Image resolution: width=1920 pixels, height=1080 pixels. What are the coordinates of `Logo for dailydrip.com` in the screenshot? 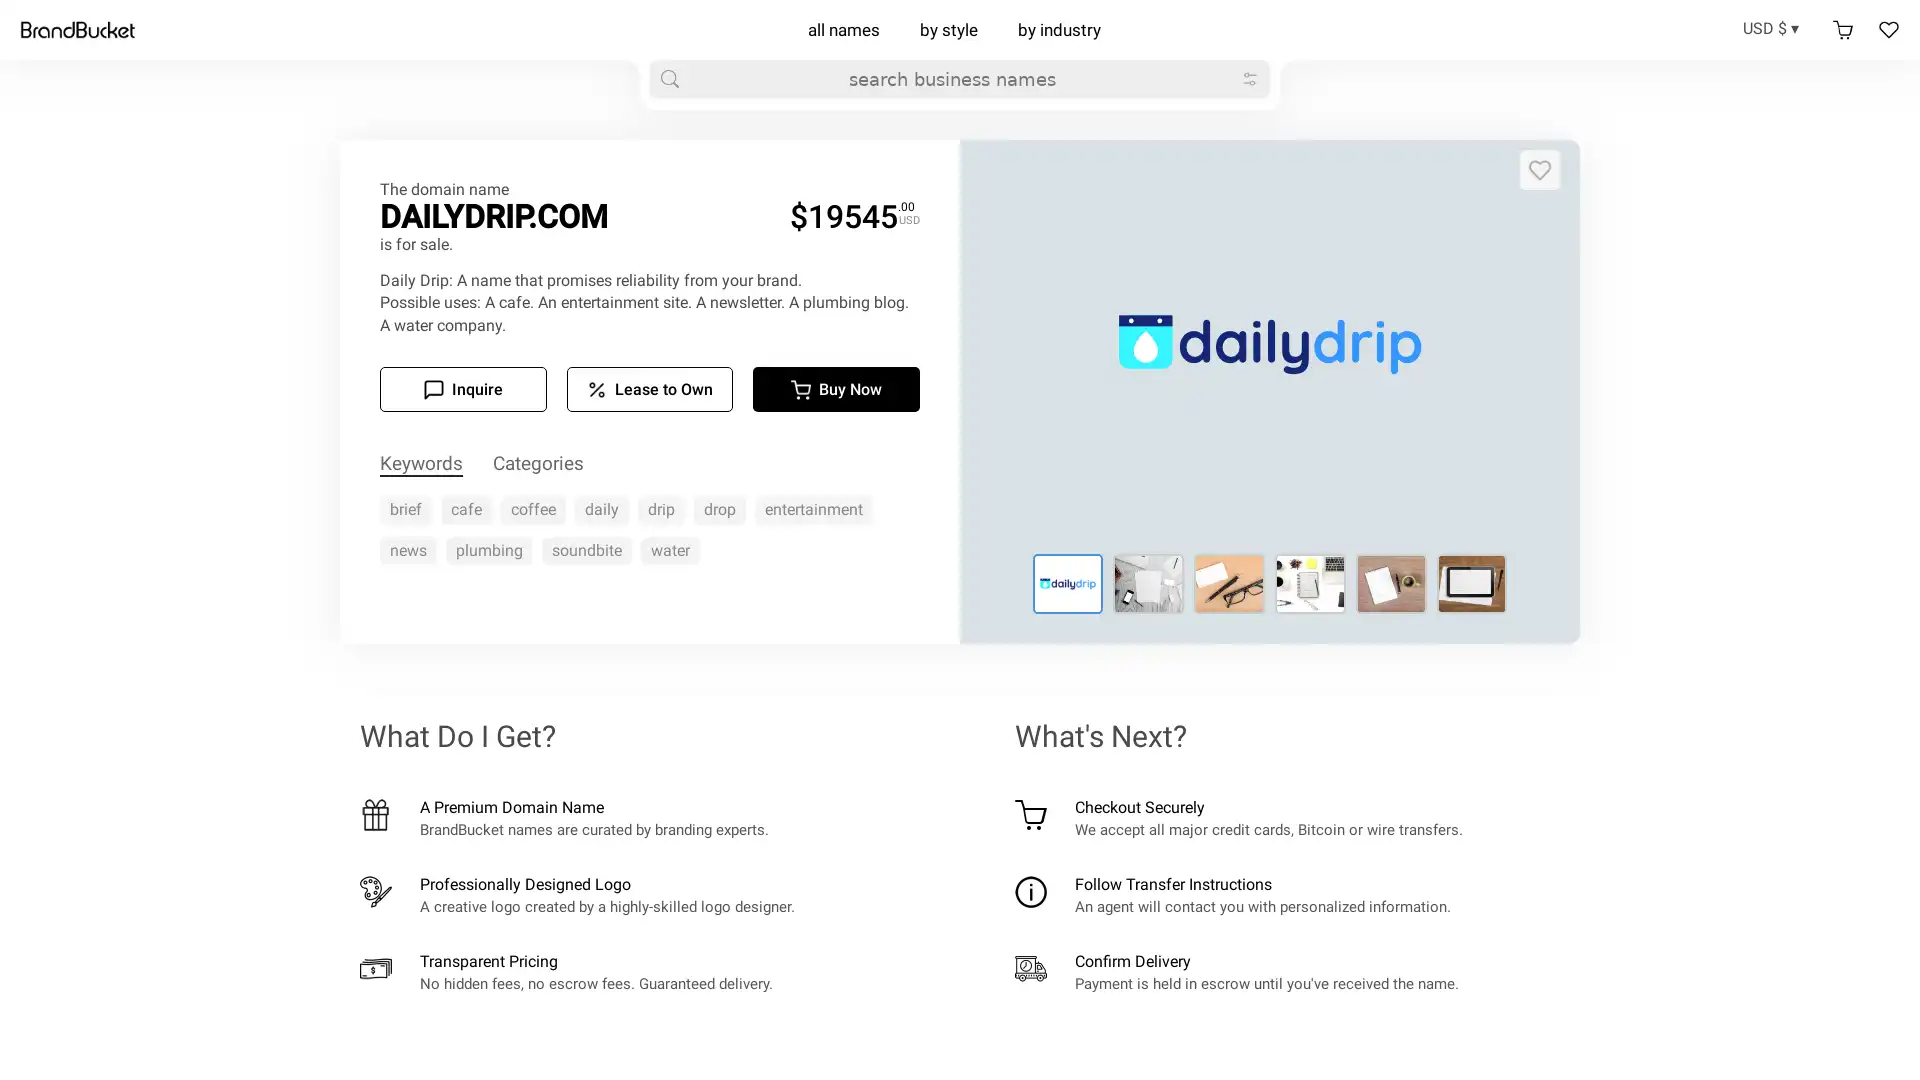 It's located at (1471, 583).